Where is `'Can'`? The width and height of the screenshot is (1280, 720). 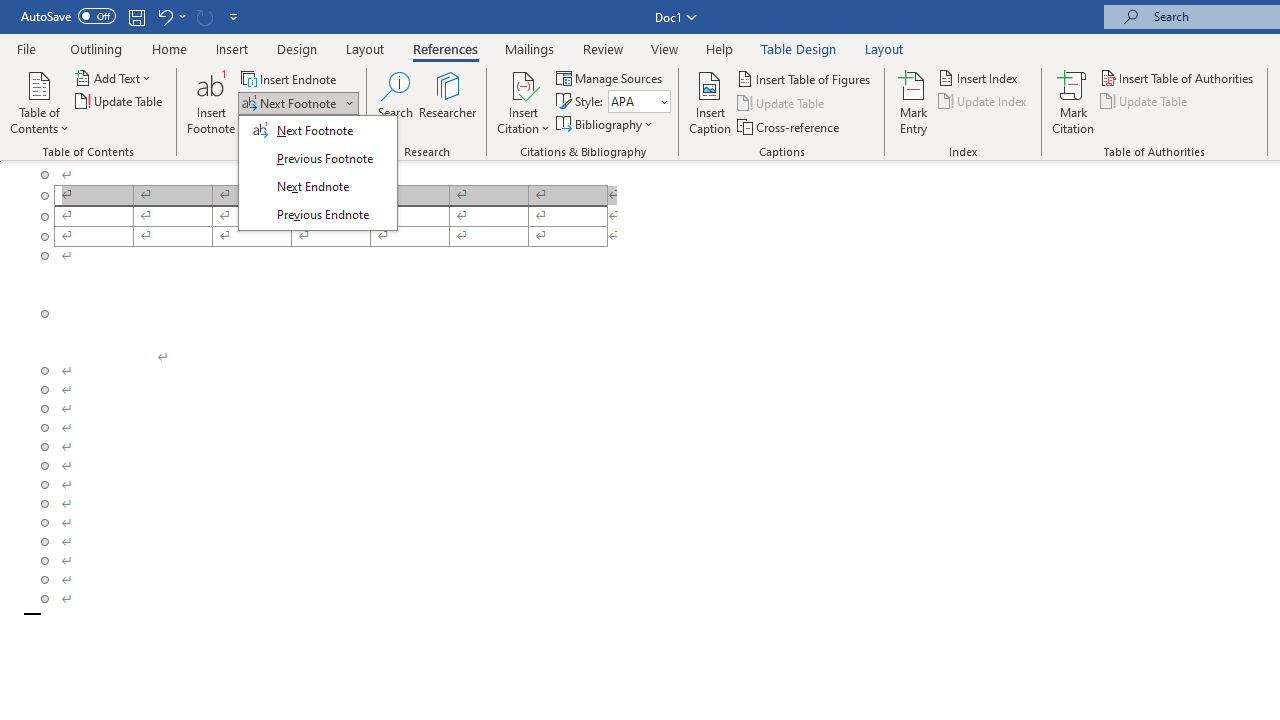 'Can' is located at coordinates (204, 16).